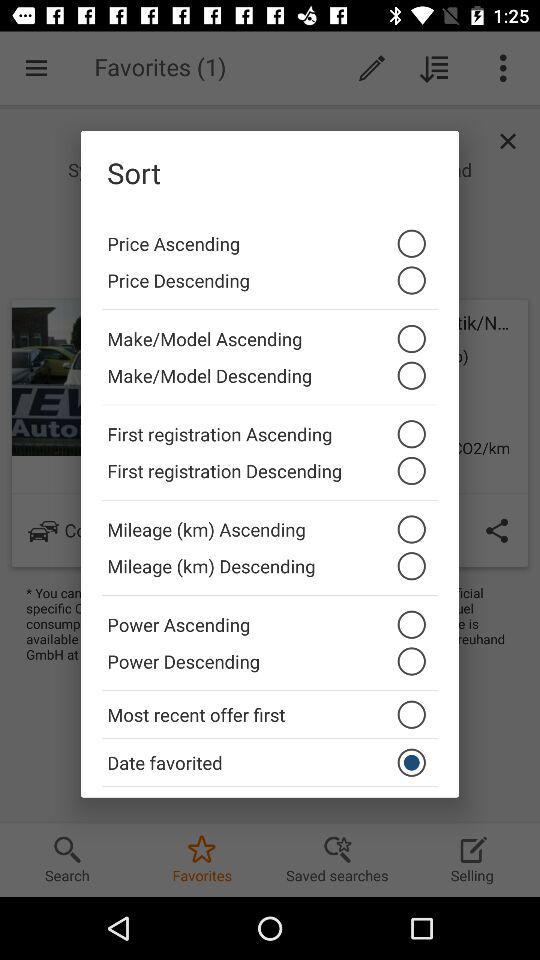  I want to click on item below power ascending, so click(270, 666).